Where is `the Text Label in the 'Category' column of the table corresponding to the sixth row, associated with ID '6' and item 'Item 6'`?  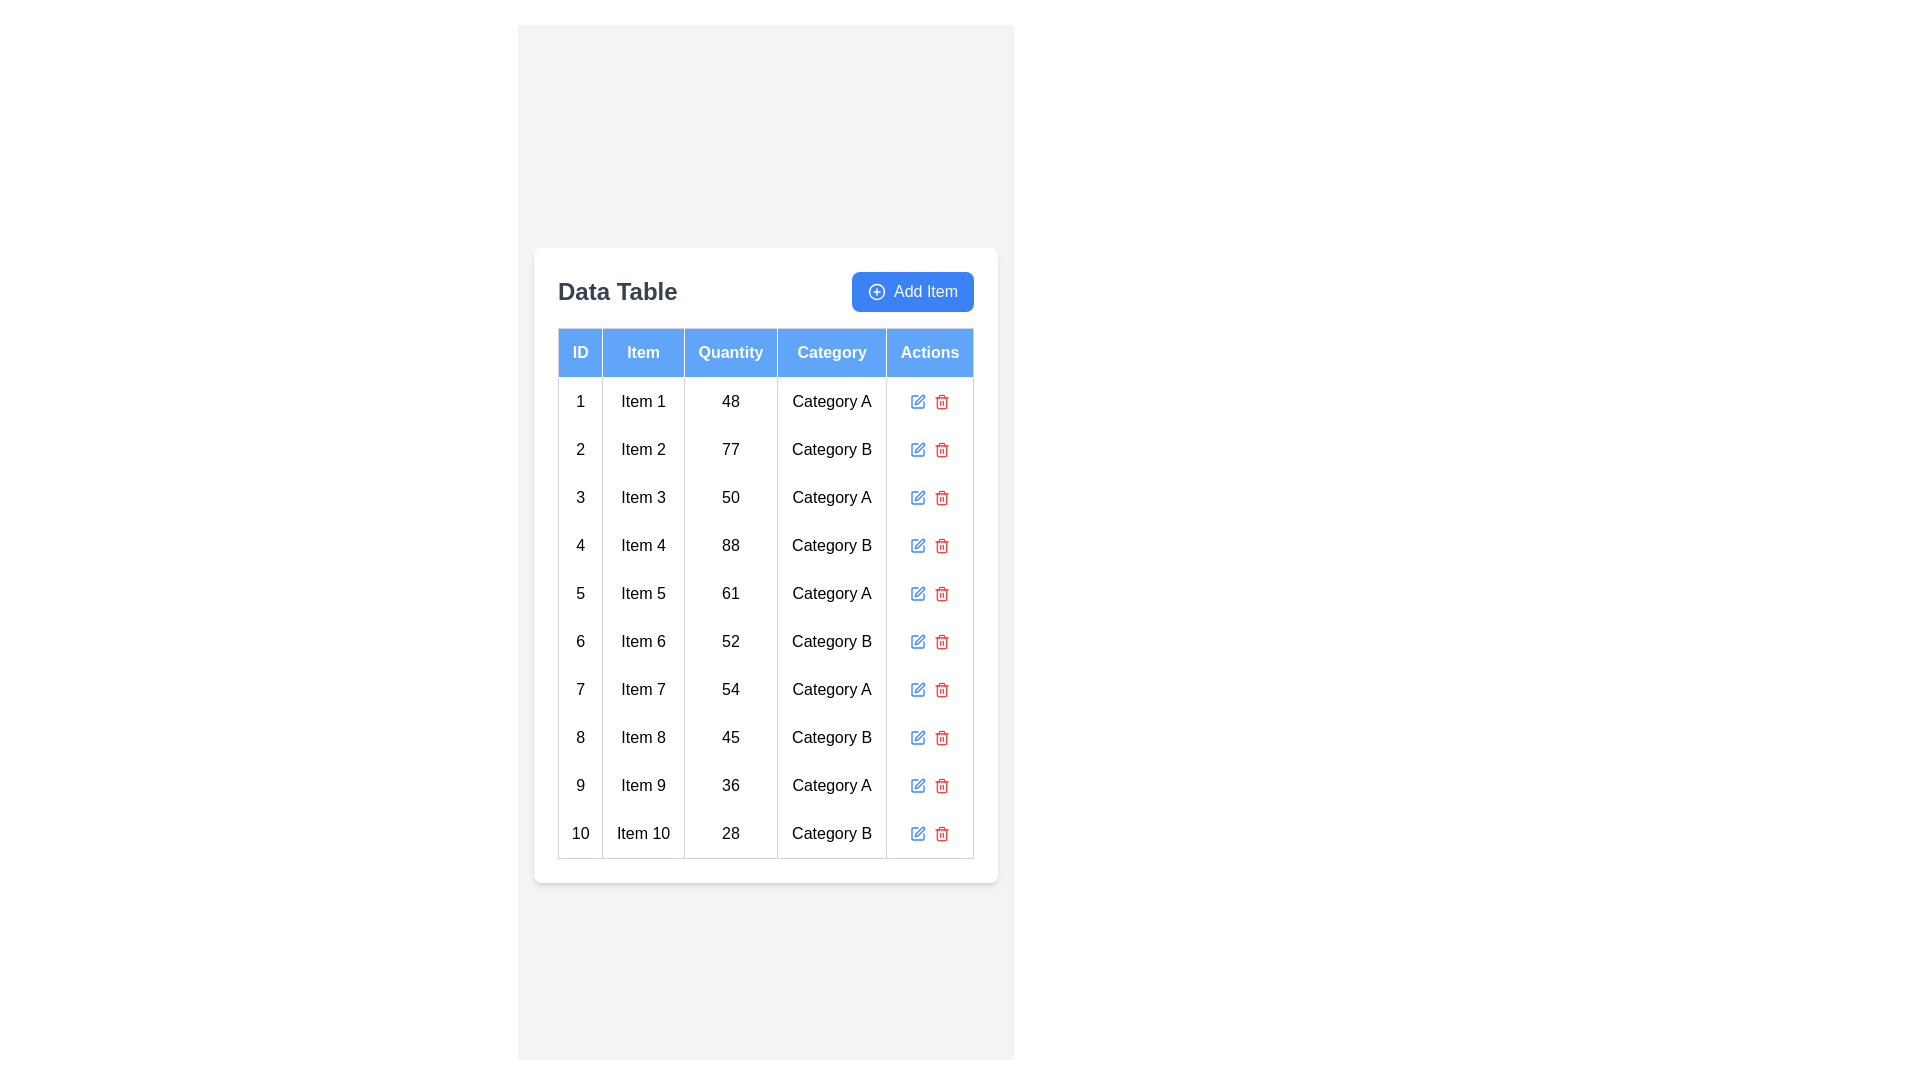 the Text Label in the 'Category' column of the table corresponding to the sixth row, associated with ID '6' and item 'Item 6' is located at coordinates (832, 641).